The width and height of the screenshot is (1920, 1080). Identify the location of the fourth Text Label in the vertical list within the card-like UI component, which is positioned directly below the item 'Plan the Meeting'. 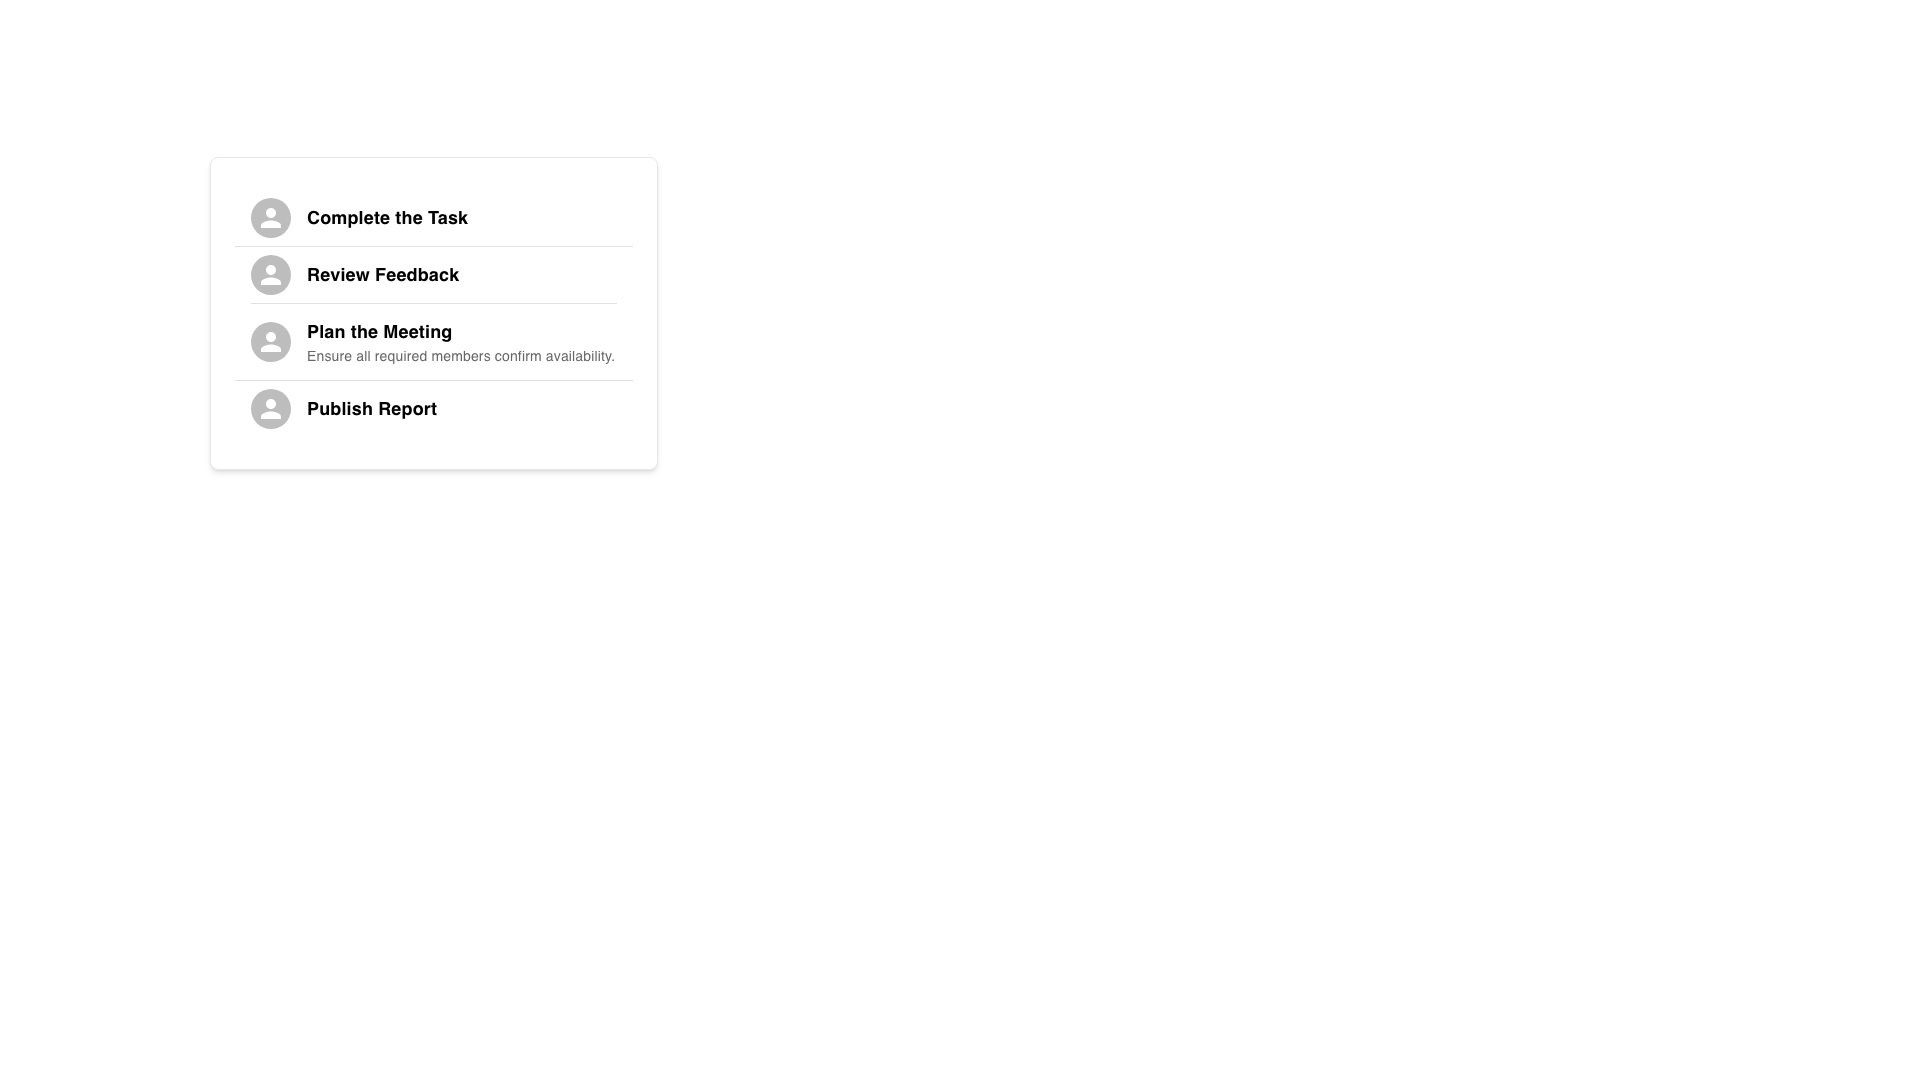
(372, 407).